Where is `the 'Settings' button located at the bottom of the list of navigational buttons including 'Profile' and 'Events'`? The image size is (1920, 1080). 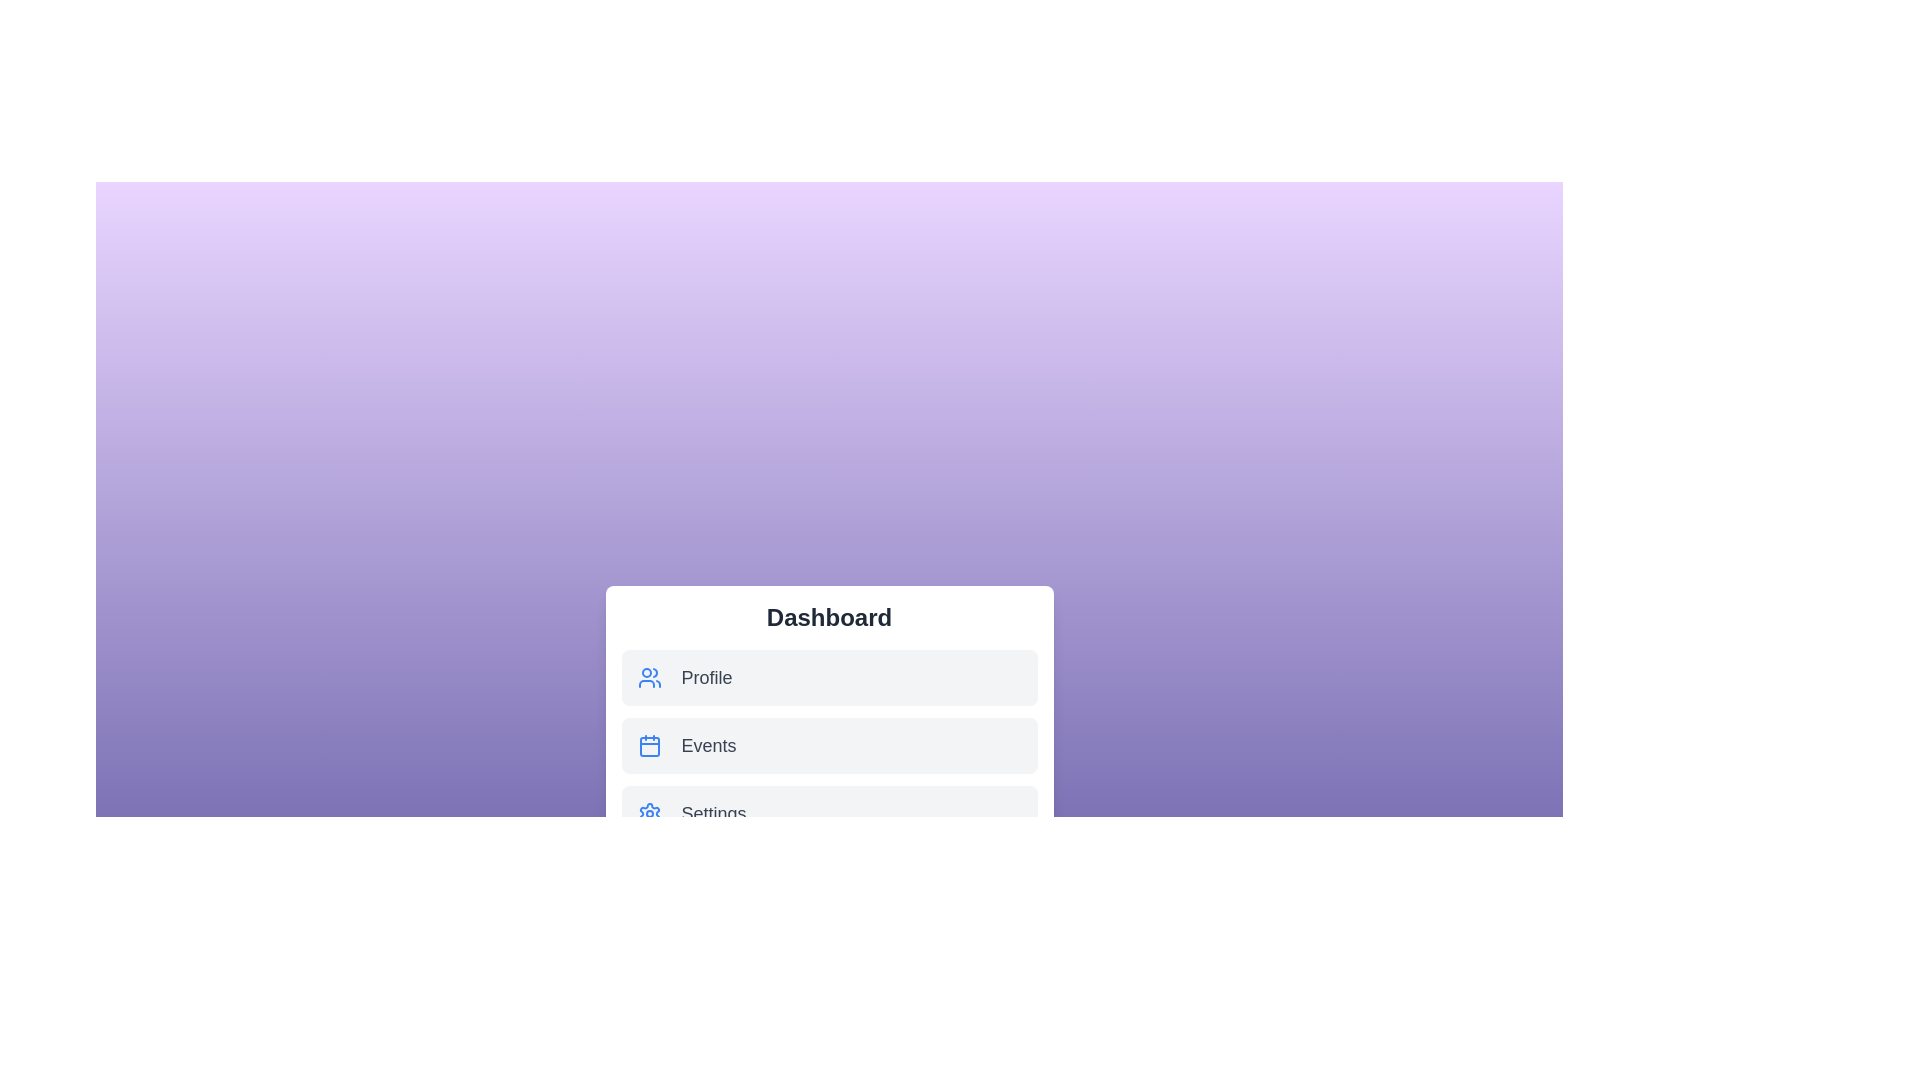
the 'Settings' button located at the bottom of the list of navigational buttons including 'Profile' and 'Events' is located at coordinates (829, 813).